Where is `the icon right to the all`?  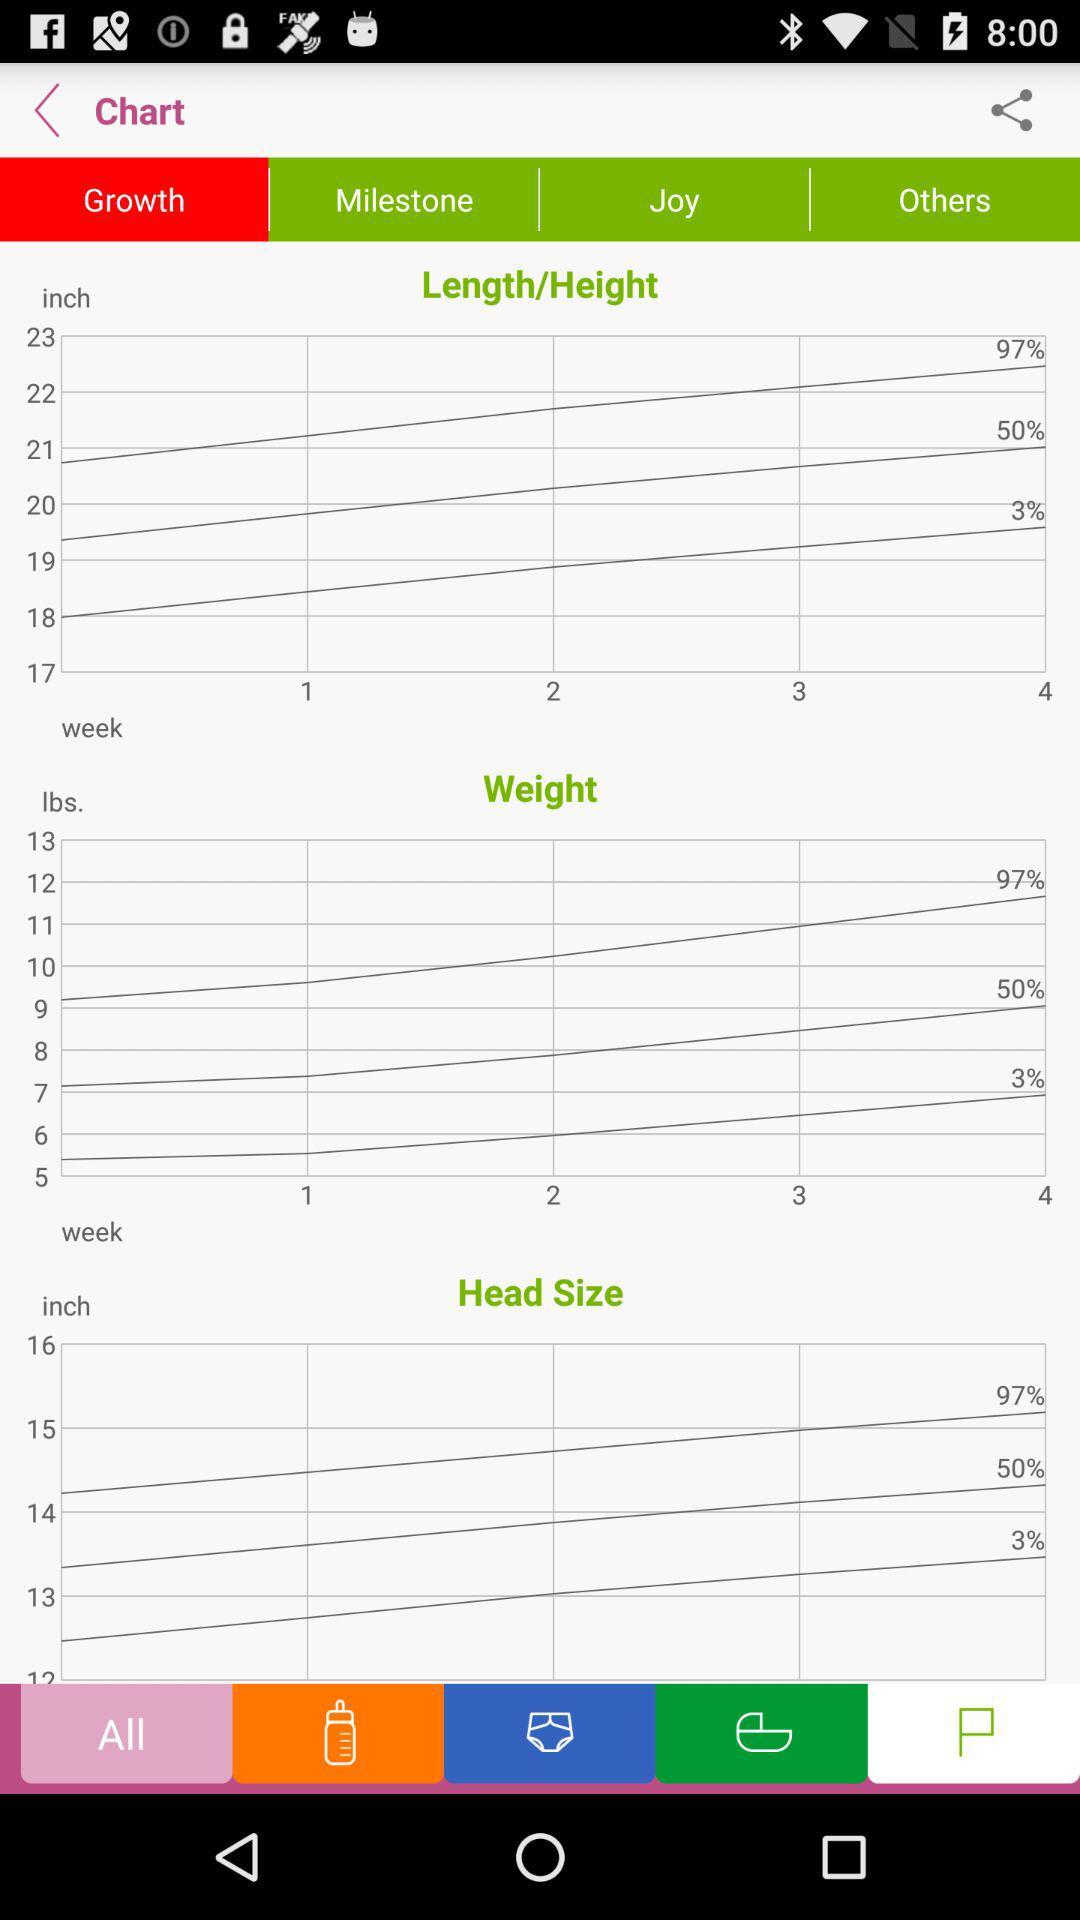
the icon right to the all is located at coordinates (337, 1737).